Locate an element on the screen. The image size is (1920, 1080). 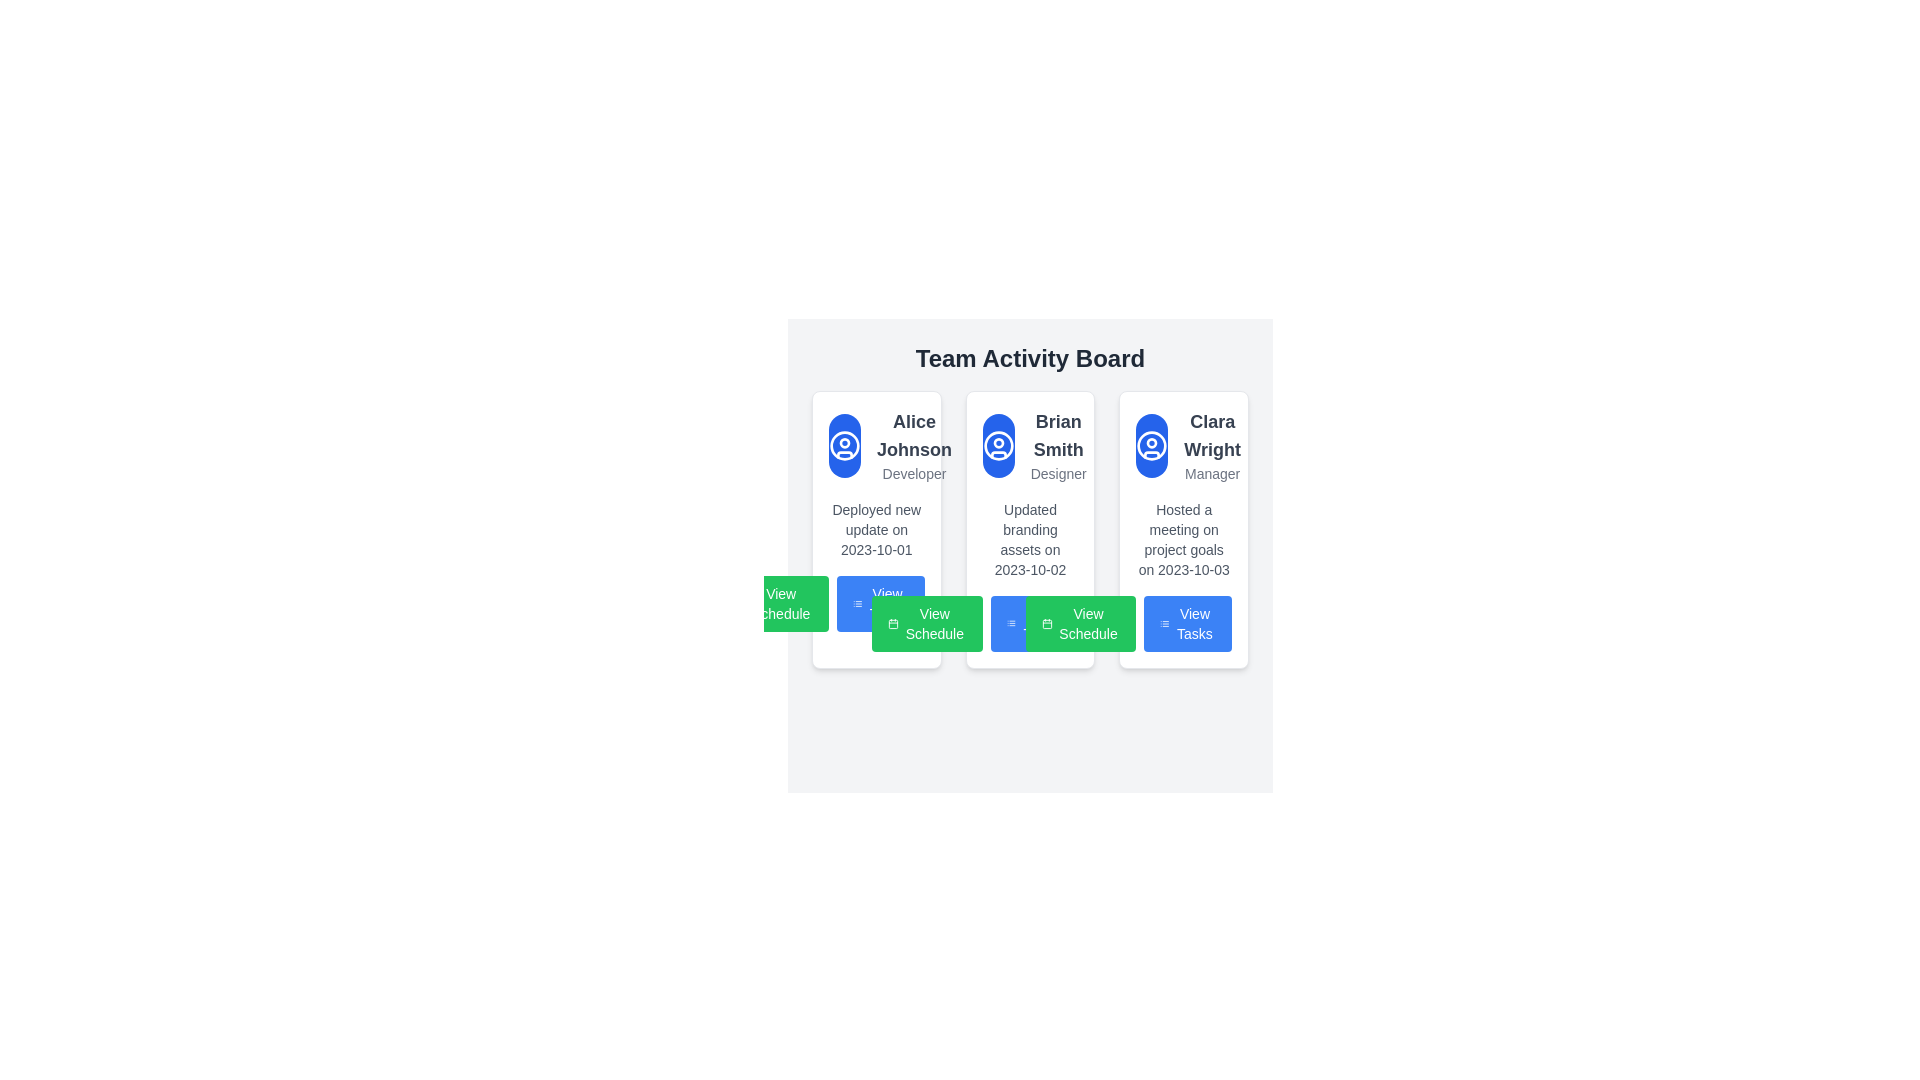
the Profile information display section that includes the avatar icon and the text 'Clara Wright' as the name and 'Manager' as the title is located at coordinates (1184, 445).